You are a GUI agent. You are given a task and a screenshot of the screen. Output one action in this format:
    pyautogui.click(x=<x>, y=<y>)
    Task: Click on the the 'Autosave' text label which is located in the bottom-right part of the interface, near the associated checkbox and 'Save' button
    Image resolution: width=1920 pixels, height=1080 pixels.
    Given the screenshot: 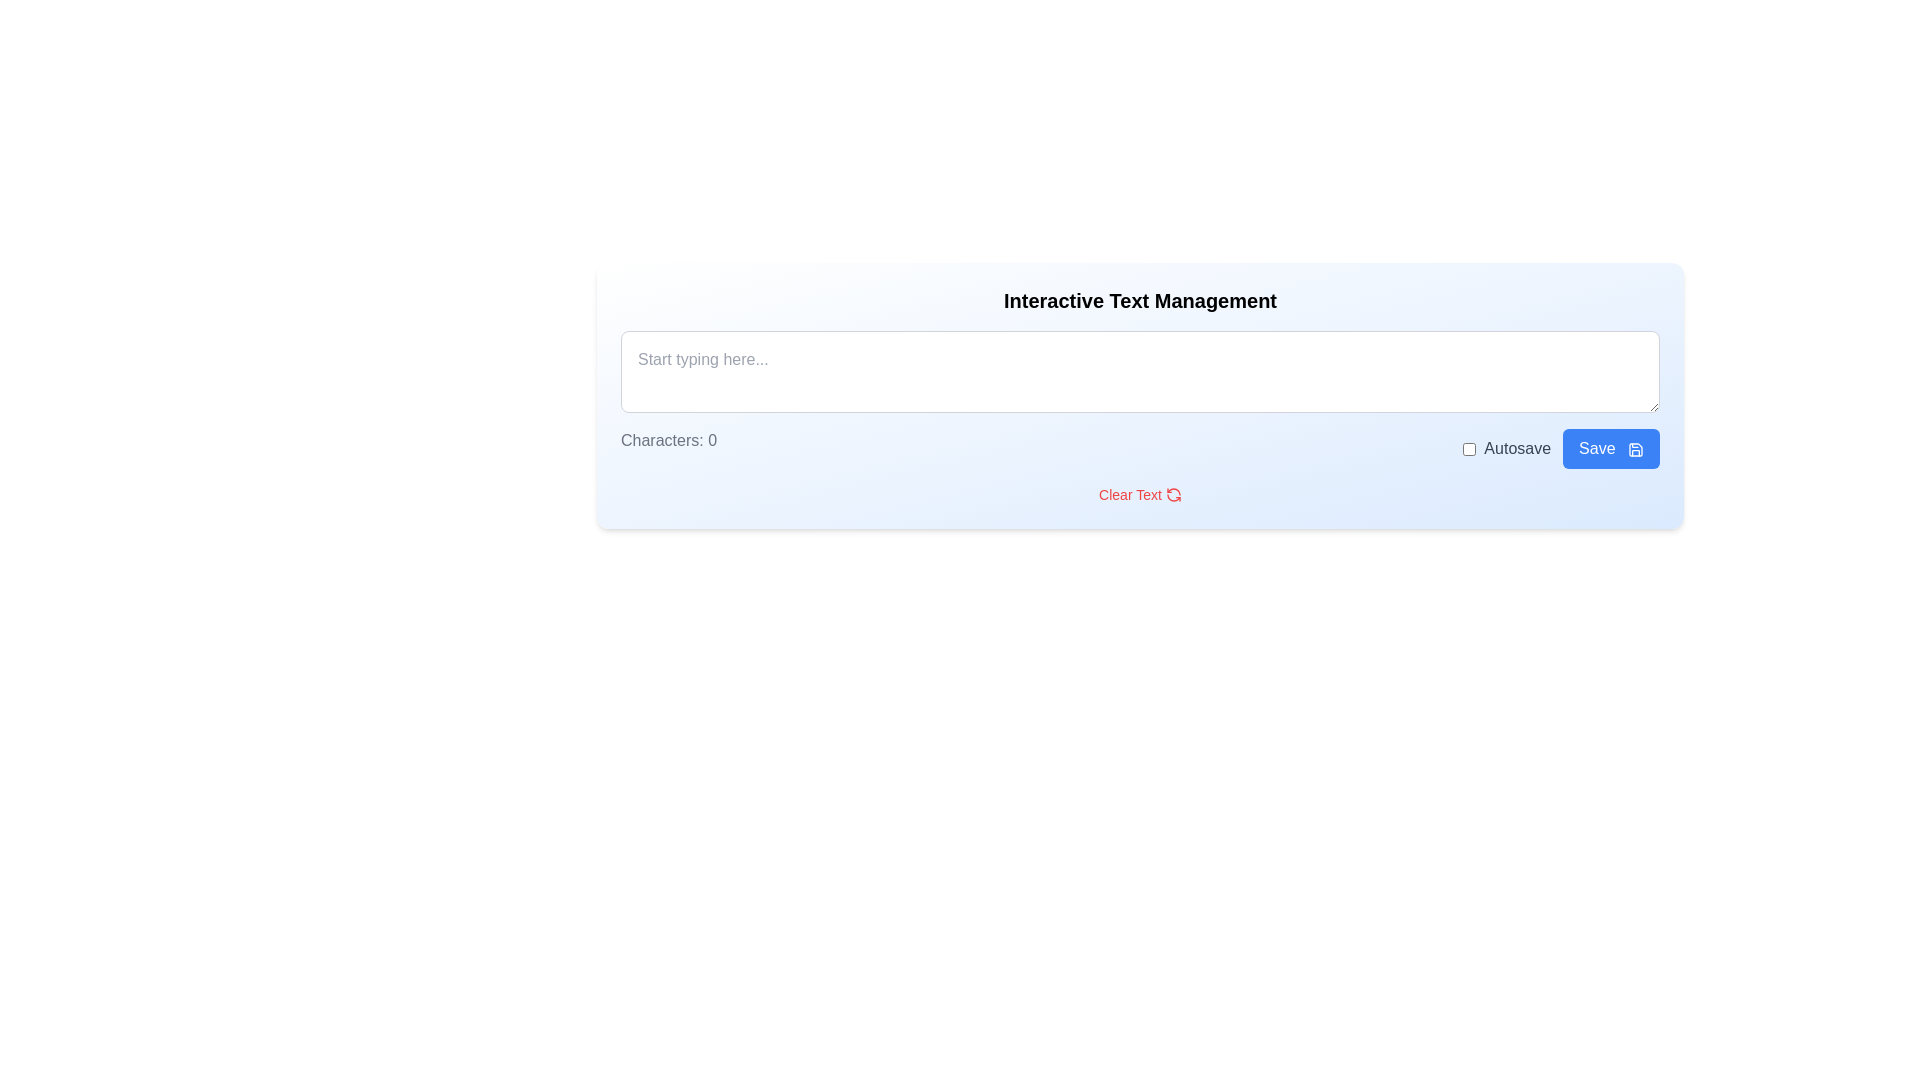 What is the action you would take?
    pyautogui.click(x=1507, y=447)
    